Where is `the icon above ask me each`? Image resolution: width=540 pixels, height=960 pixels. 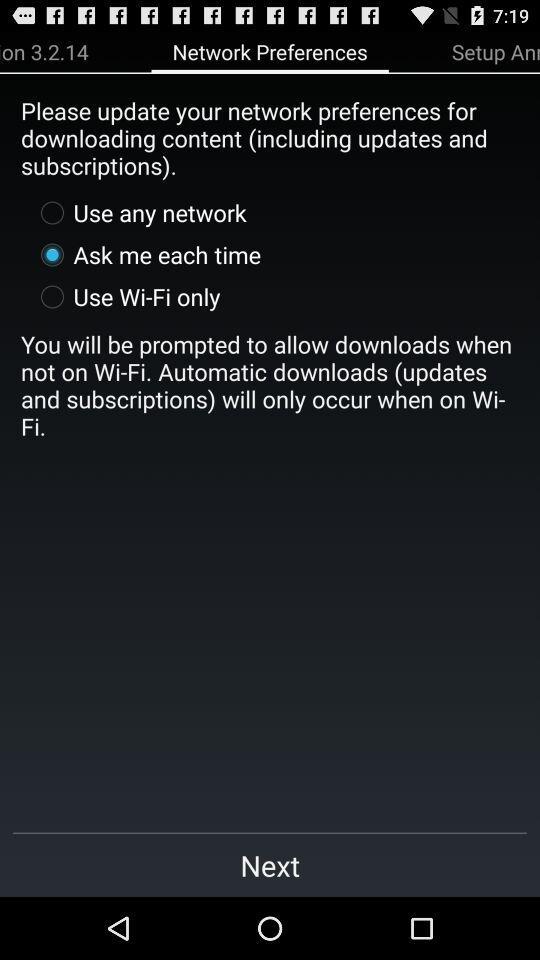
the icon above ask me each is located at coordinates (138, 212).